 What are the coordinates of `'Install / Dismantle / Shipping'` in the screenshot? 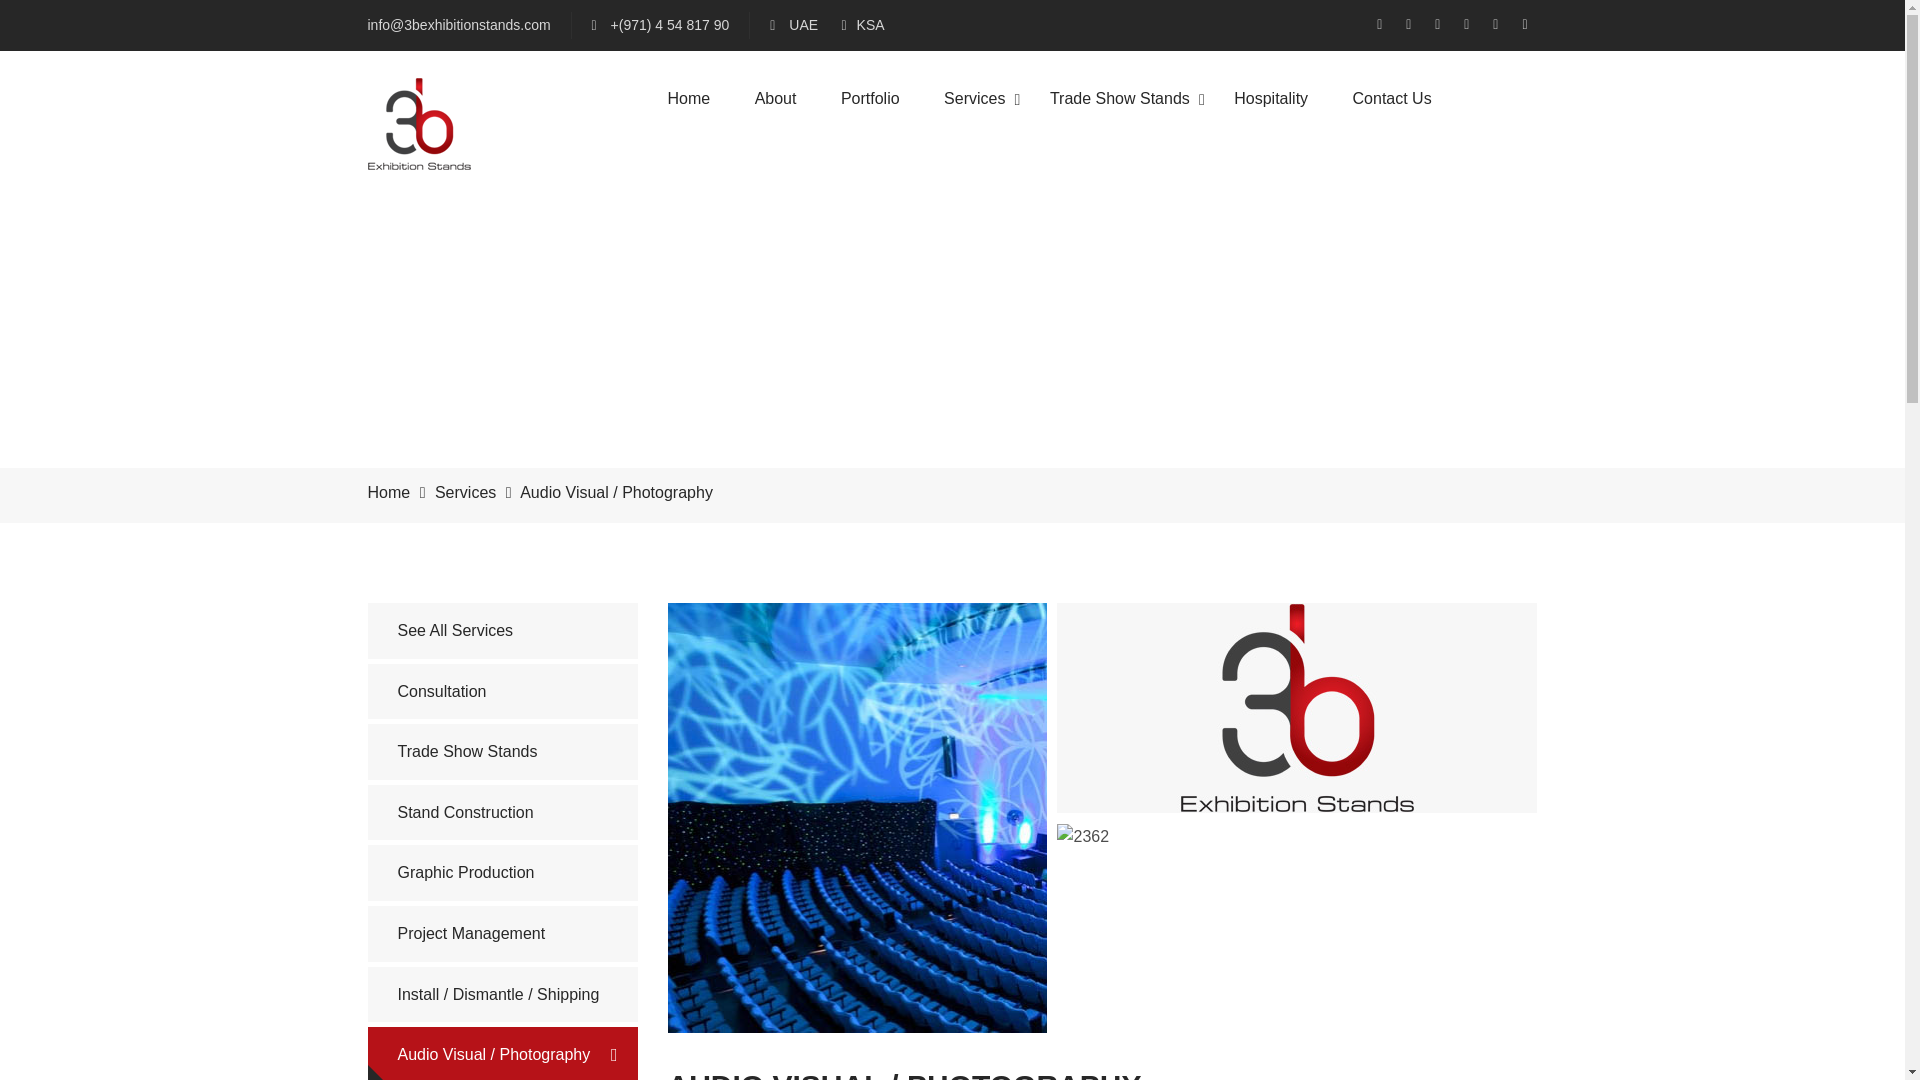 It's located at (503, 995).